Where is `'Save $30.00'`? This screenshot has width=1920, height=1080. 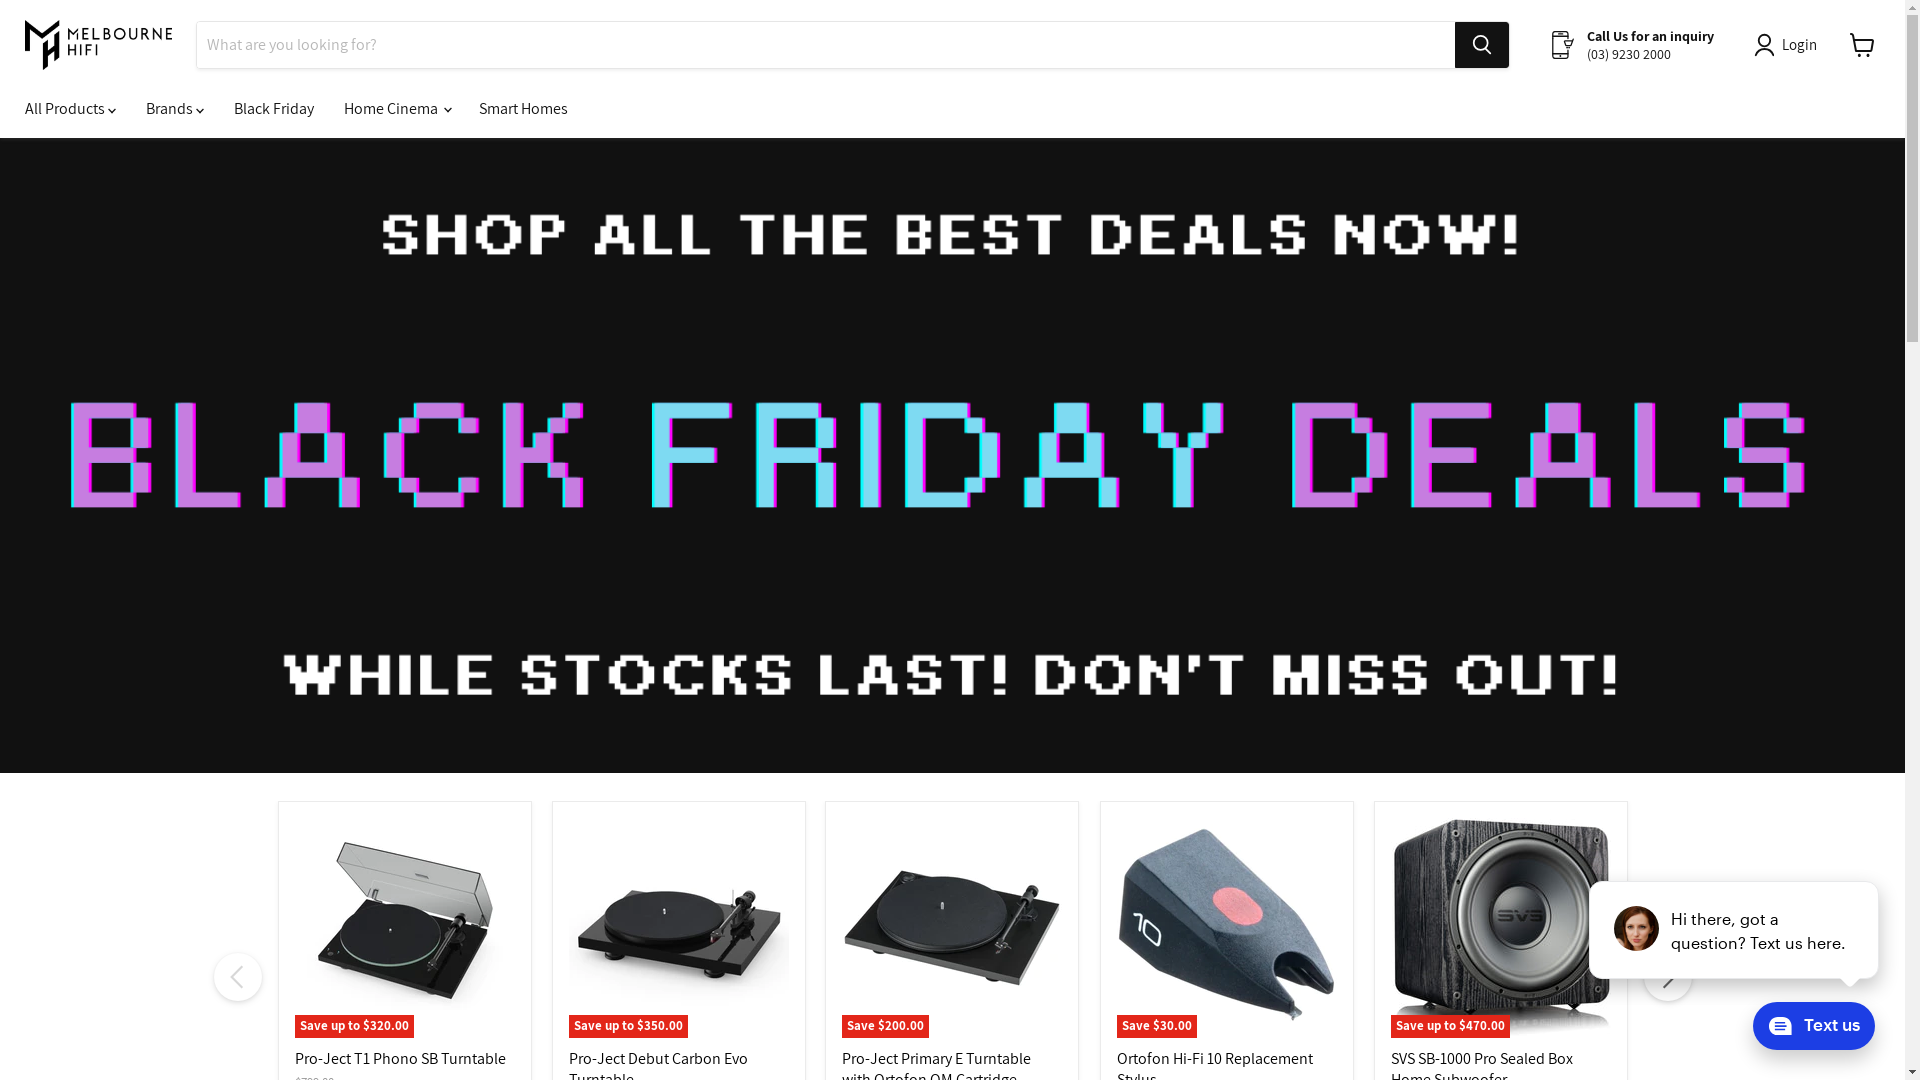
'Save $30.00' is located at coordinates (1224, 928).